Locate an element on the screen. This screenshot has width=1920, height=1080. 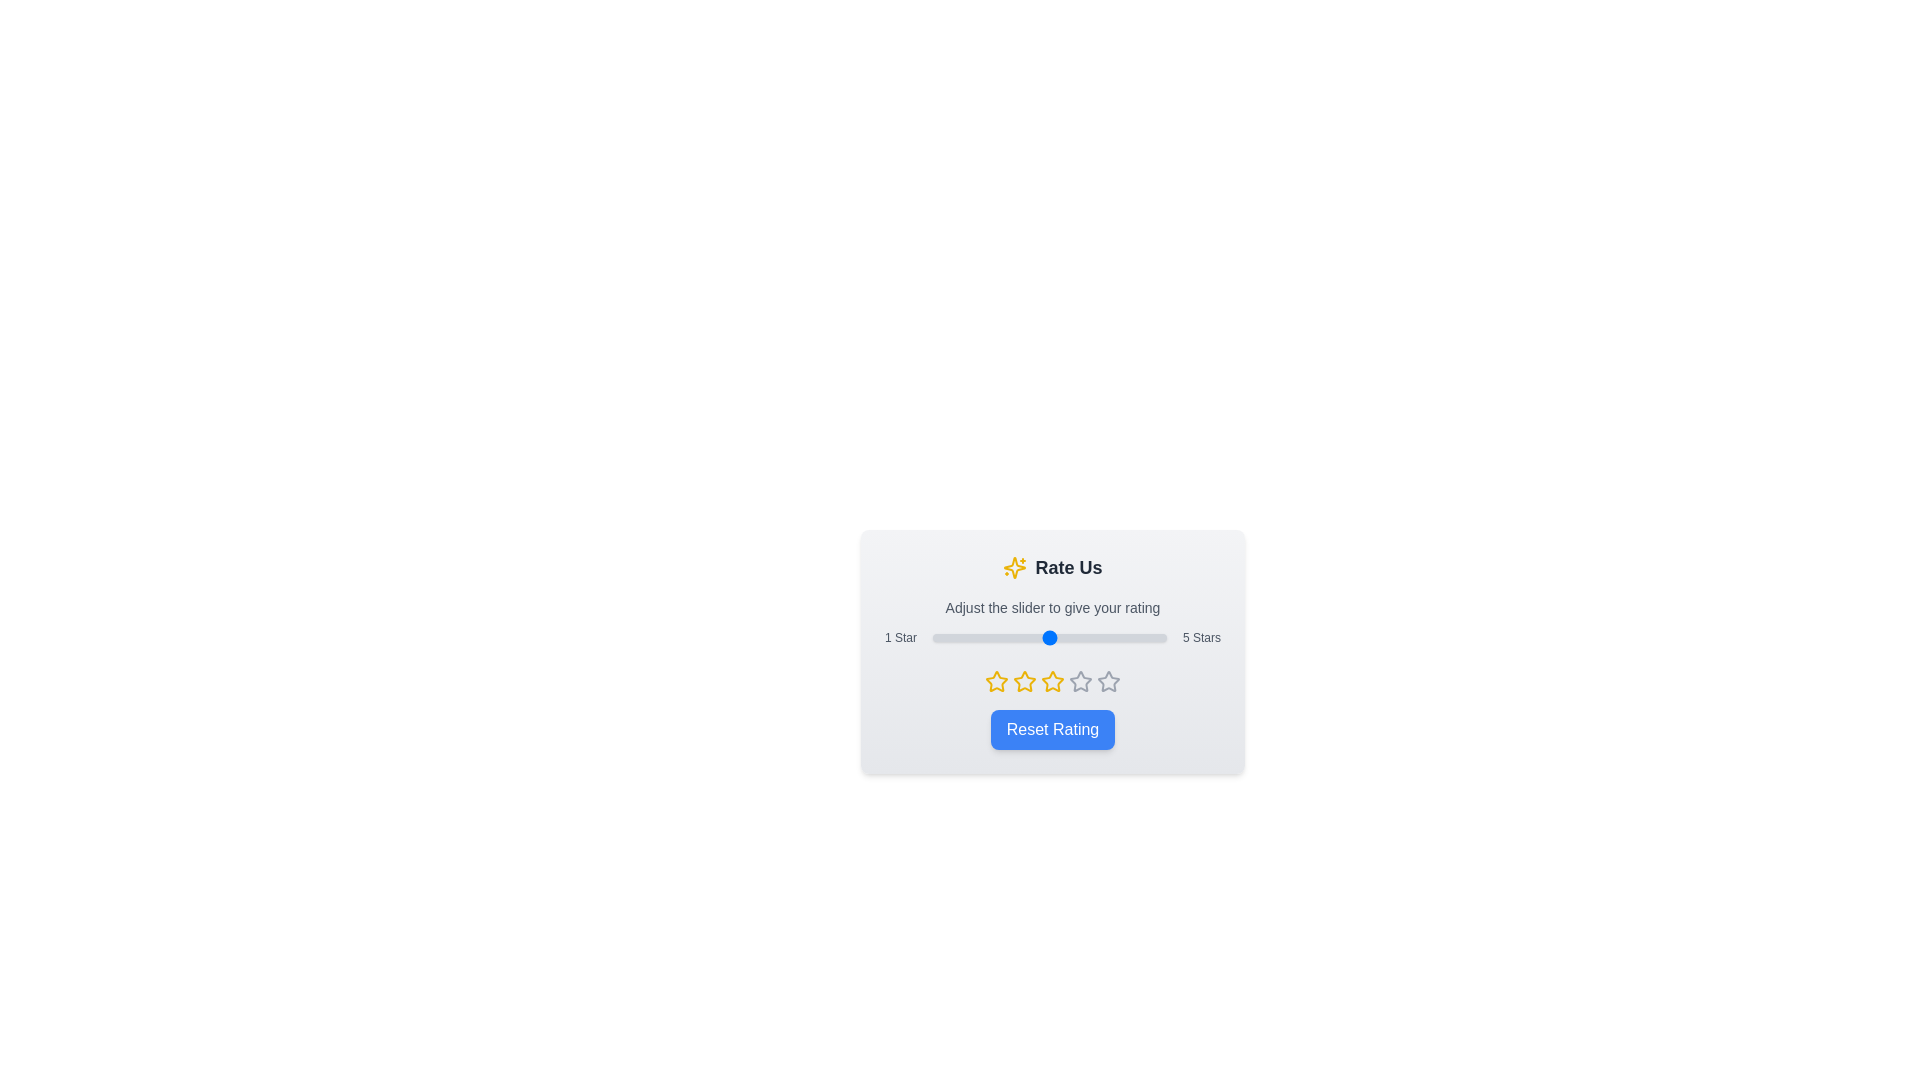
the star rating slider to 2 stars is located at coordinates (991, 637).